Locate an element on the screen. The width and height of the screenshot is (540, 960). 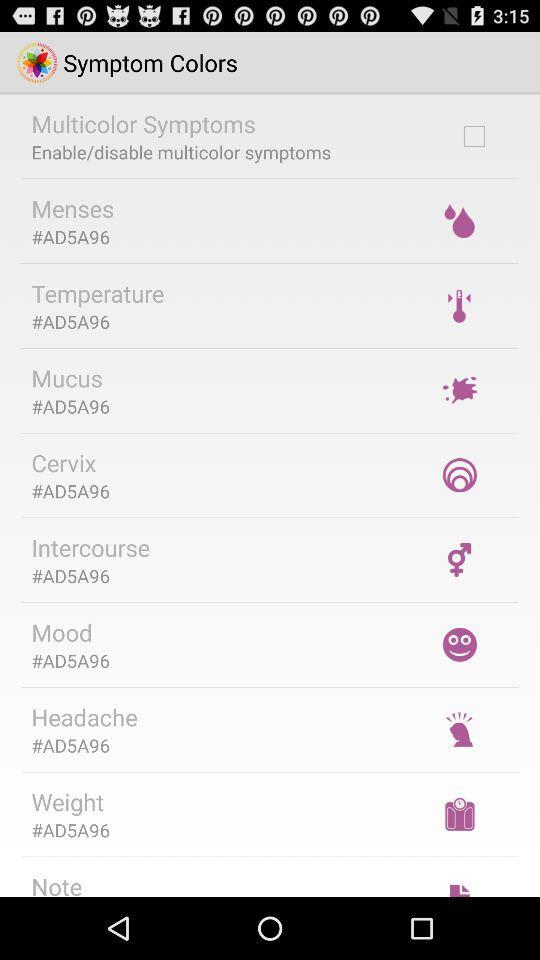
cervix icon is located at coordinates (63, 462).